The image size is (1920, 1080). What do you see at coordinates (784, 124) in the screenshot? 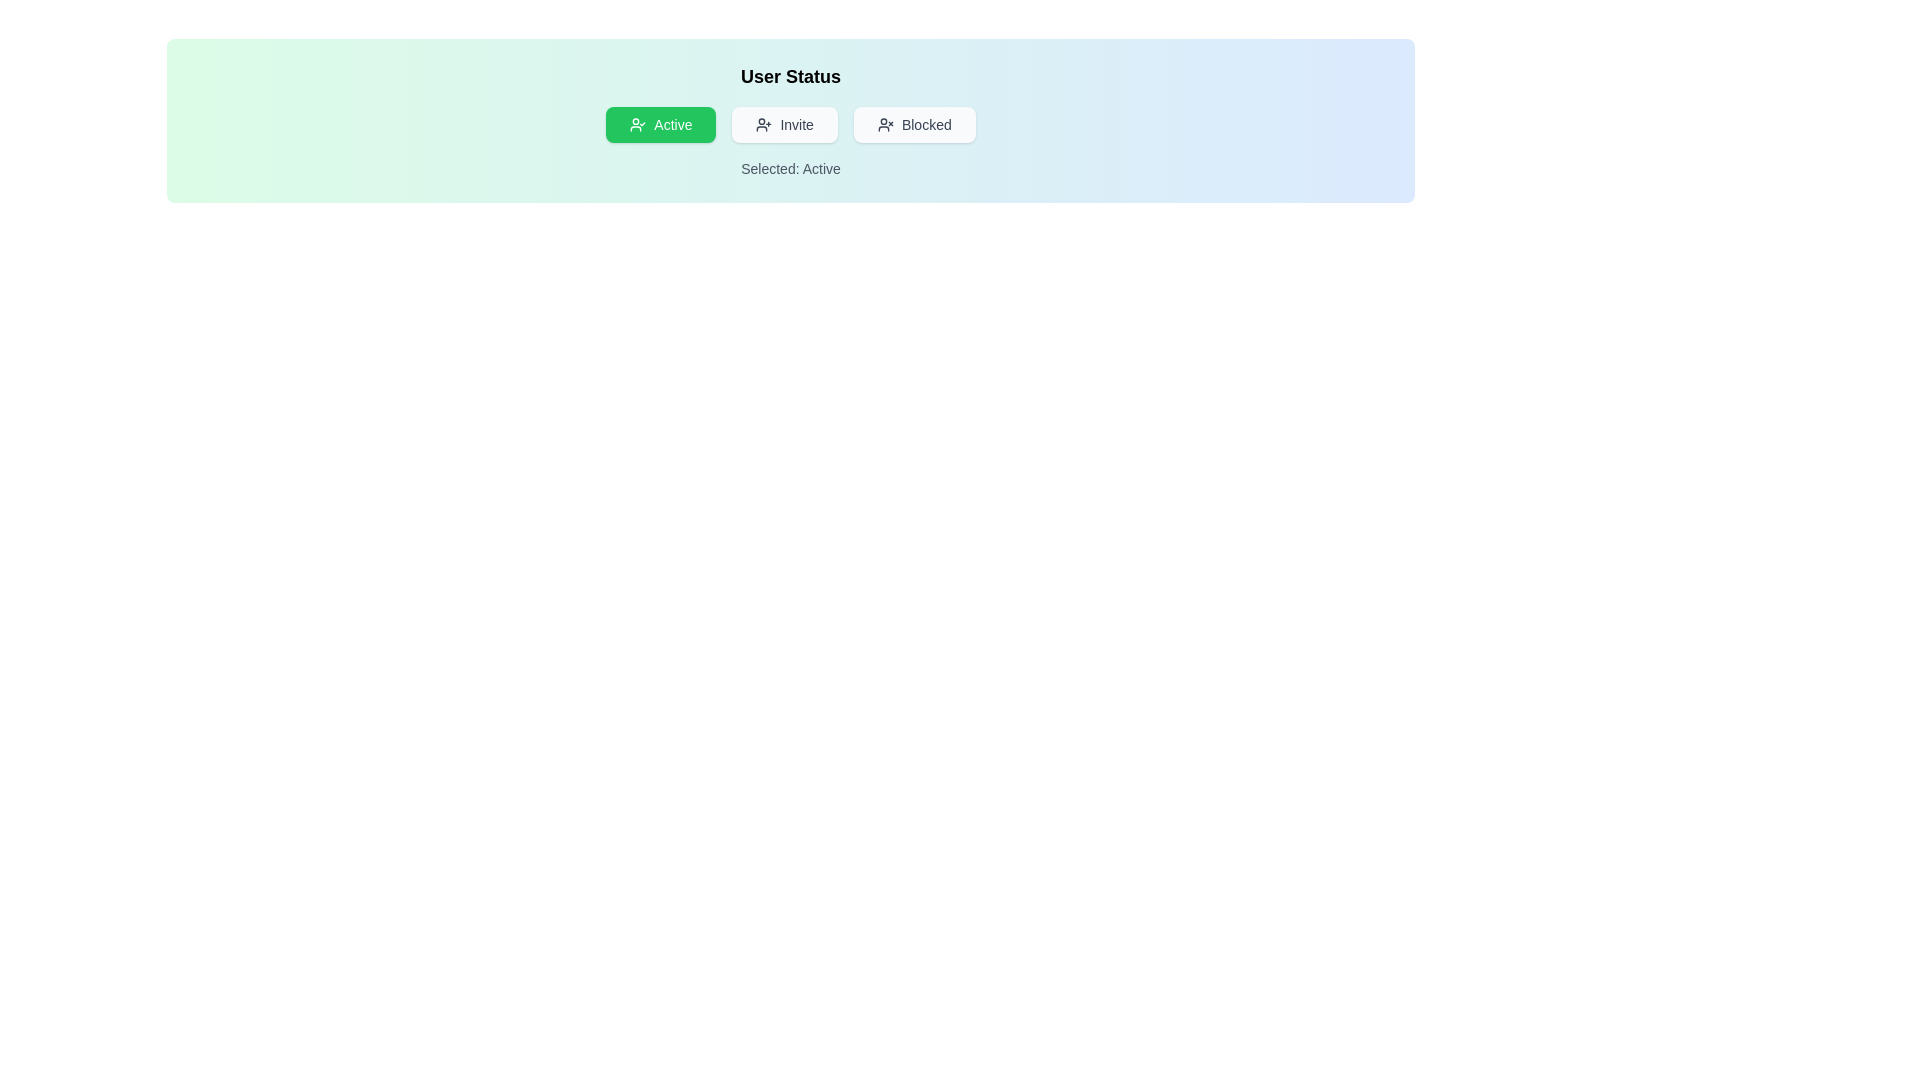
I see `the chip labeled Invite to change the user status` at bounding box center [784, 124].